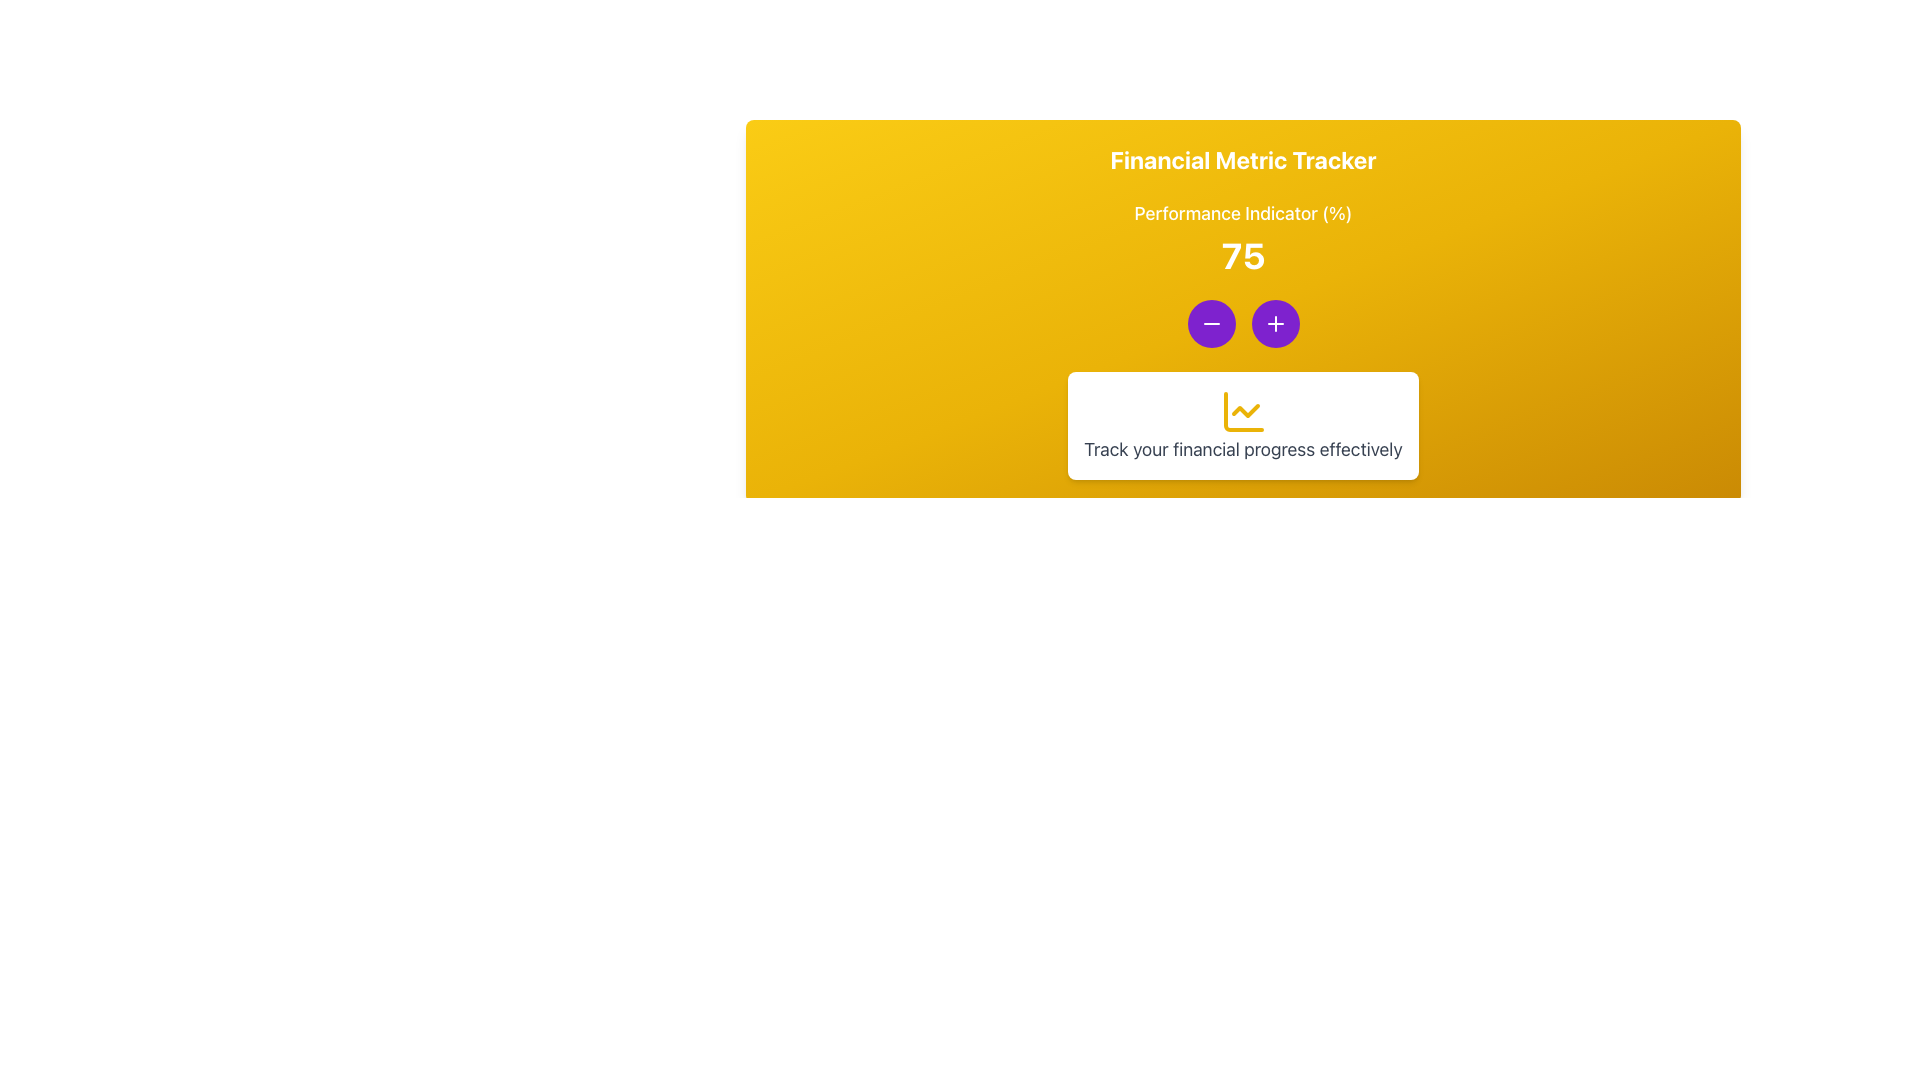 The height and width of the screenshot is (1080, 1920). What do you see at coordinates (1210, 323) in the screenshot?
I see `the minus icon button, which is a purple circular button with a horizontal line, located below the text '75' and to the left of the plus button` at bounding box center [1210, 323].